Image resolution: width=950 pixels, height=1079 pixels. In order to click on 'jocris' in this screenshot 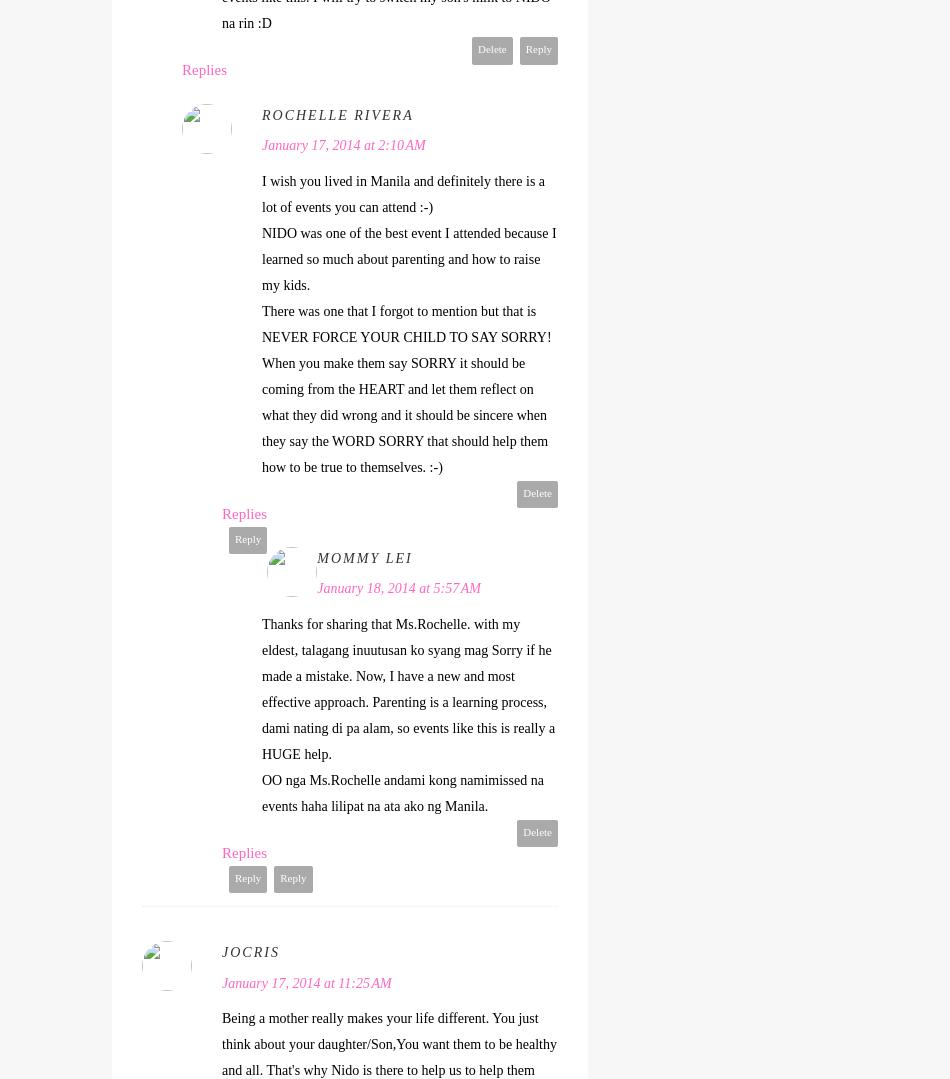, I will do `click(249, 952)`.